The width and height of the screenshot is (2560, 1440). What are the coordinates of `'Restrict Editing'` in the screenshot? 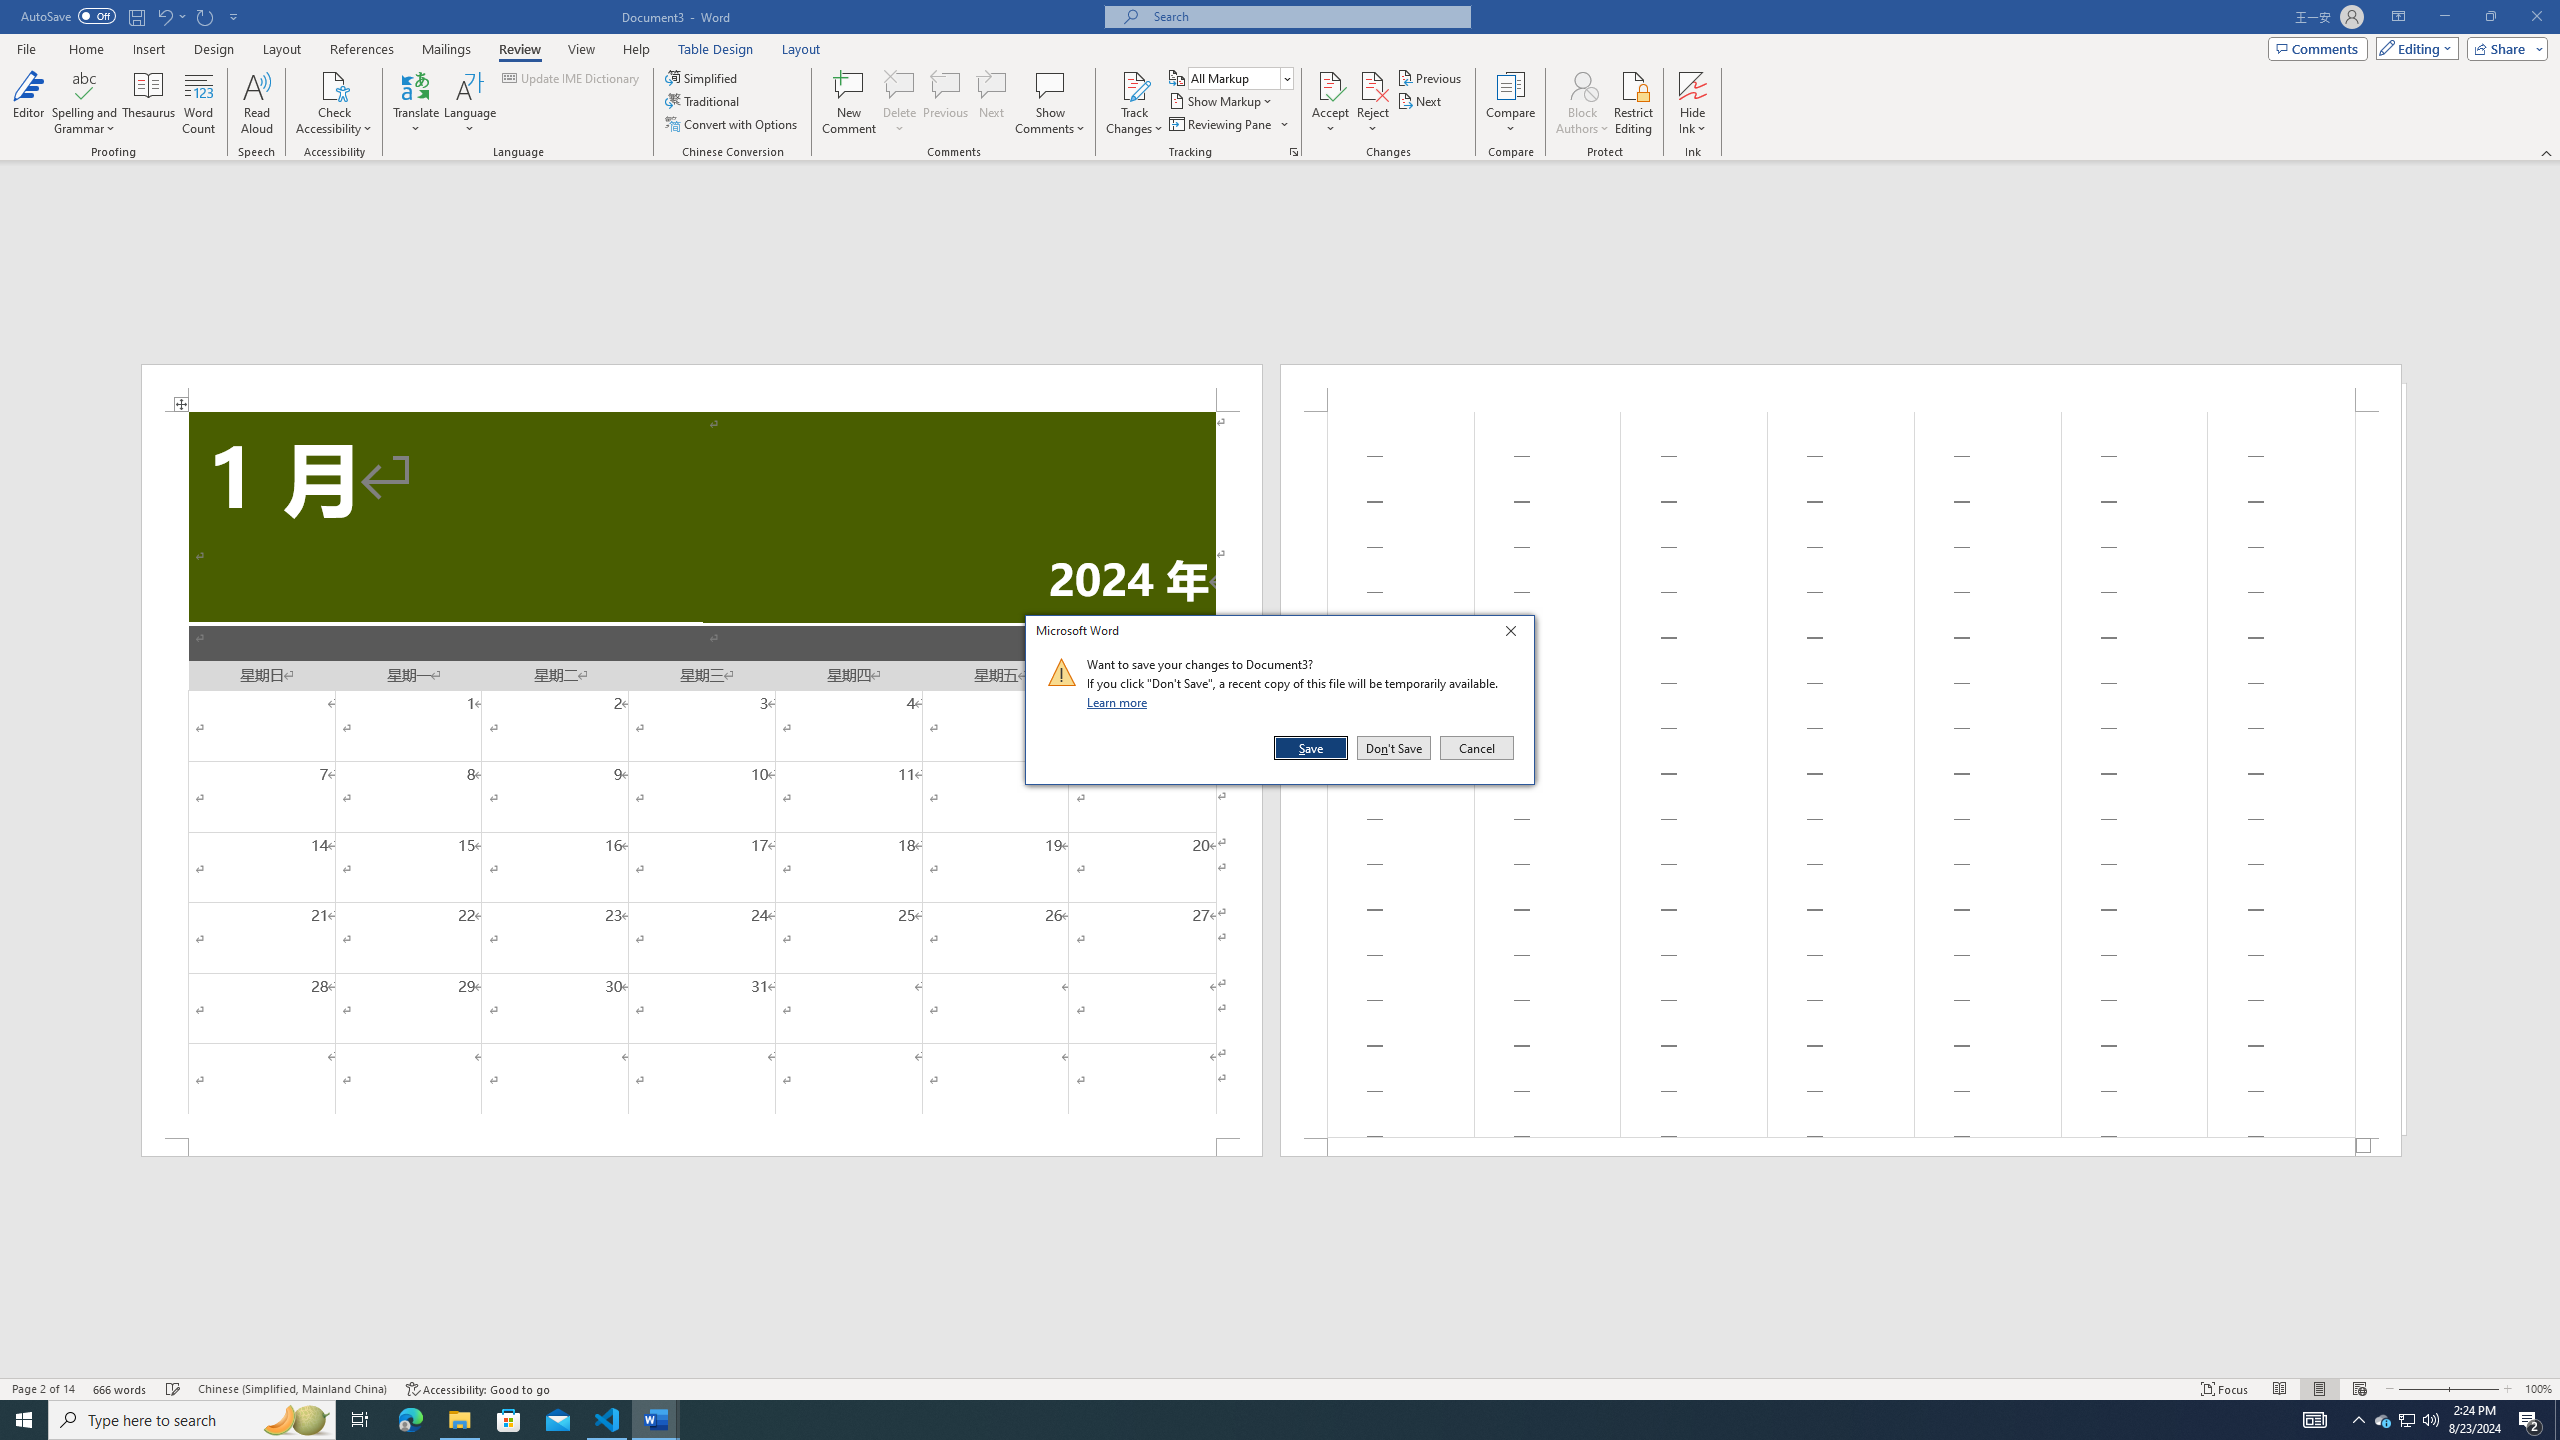 It's located at (1634, 103).